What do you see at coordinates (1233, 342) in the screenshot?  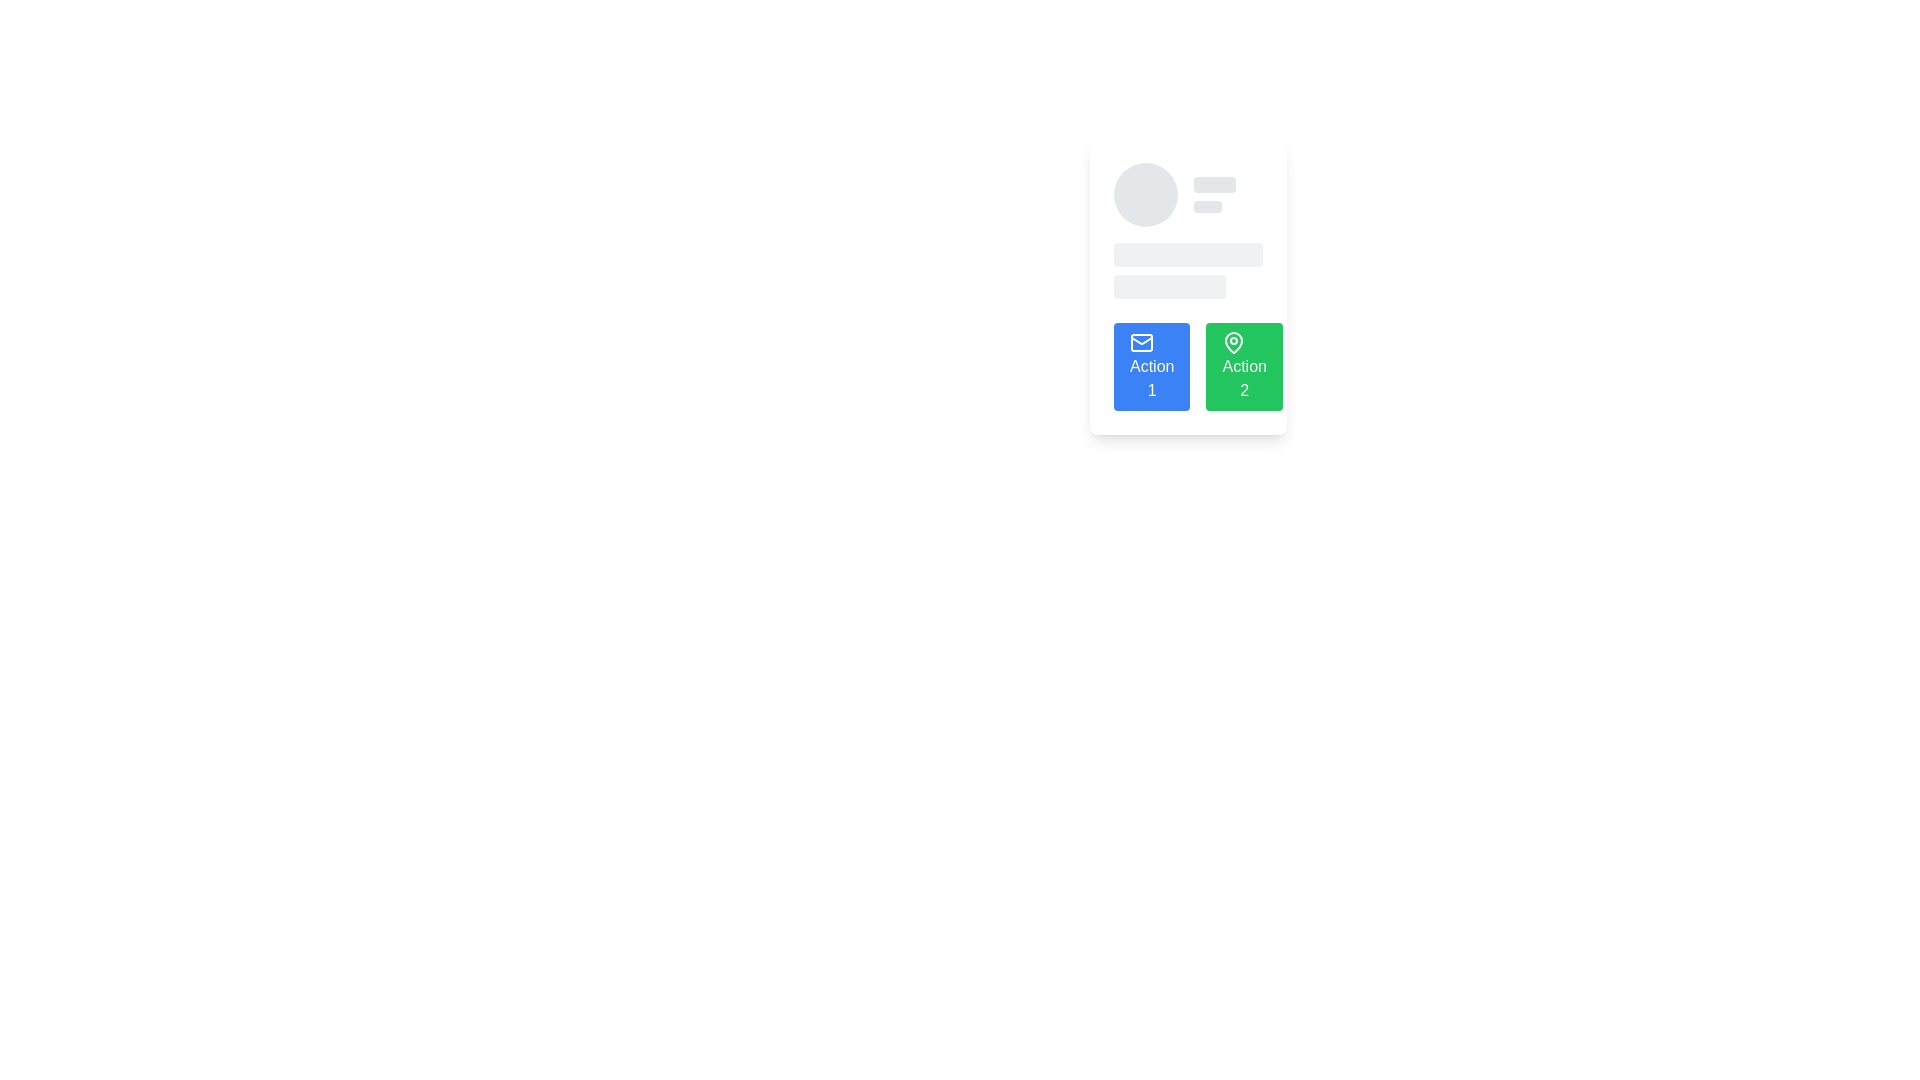 I see `SVG graphic icon depicting a map pin located within the 'Action 2' button in the bottom right of the card layout to view its properties` at bounding box center [1233, 342].